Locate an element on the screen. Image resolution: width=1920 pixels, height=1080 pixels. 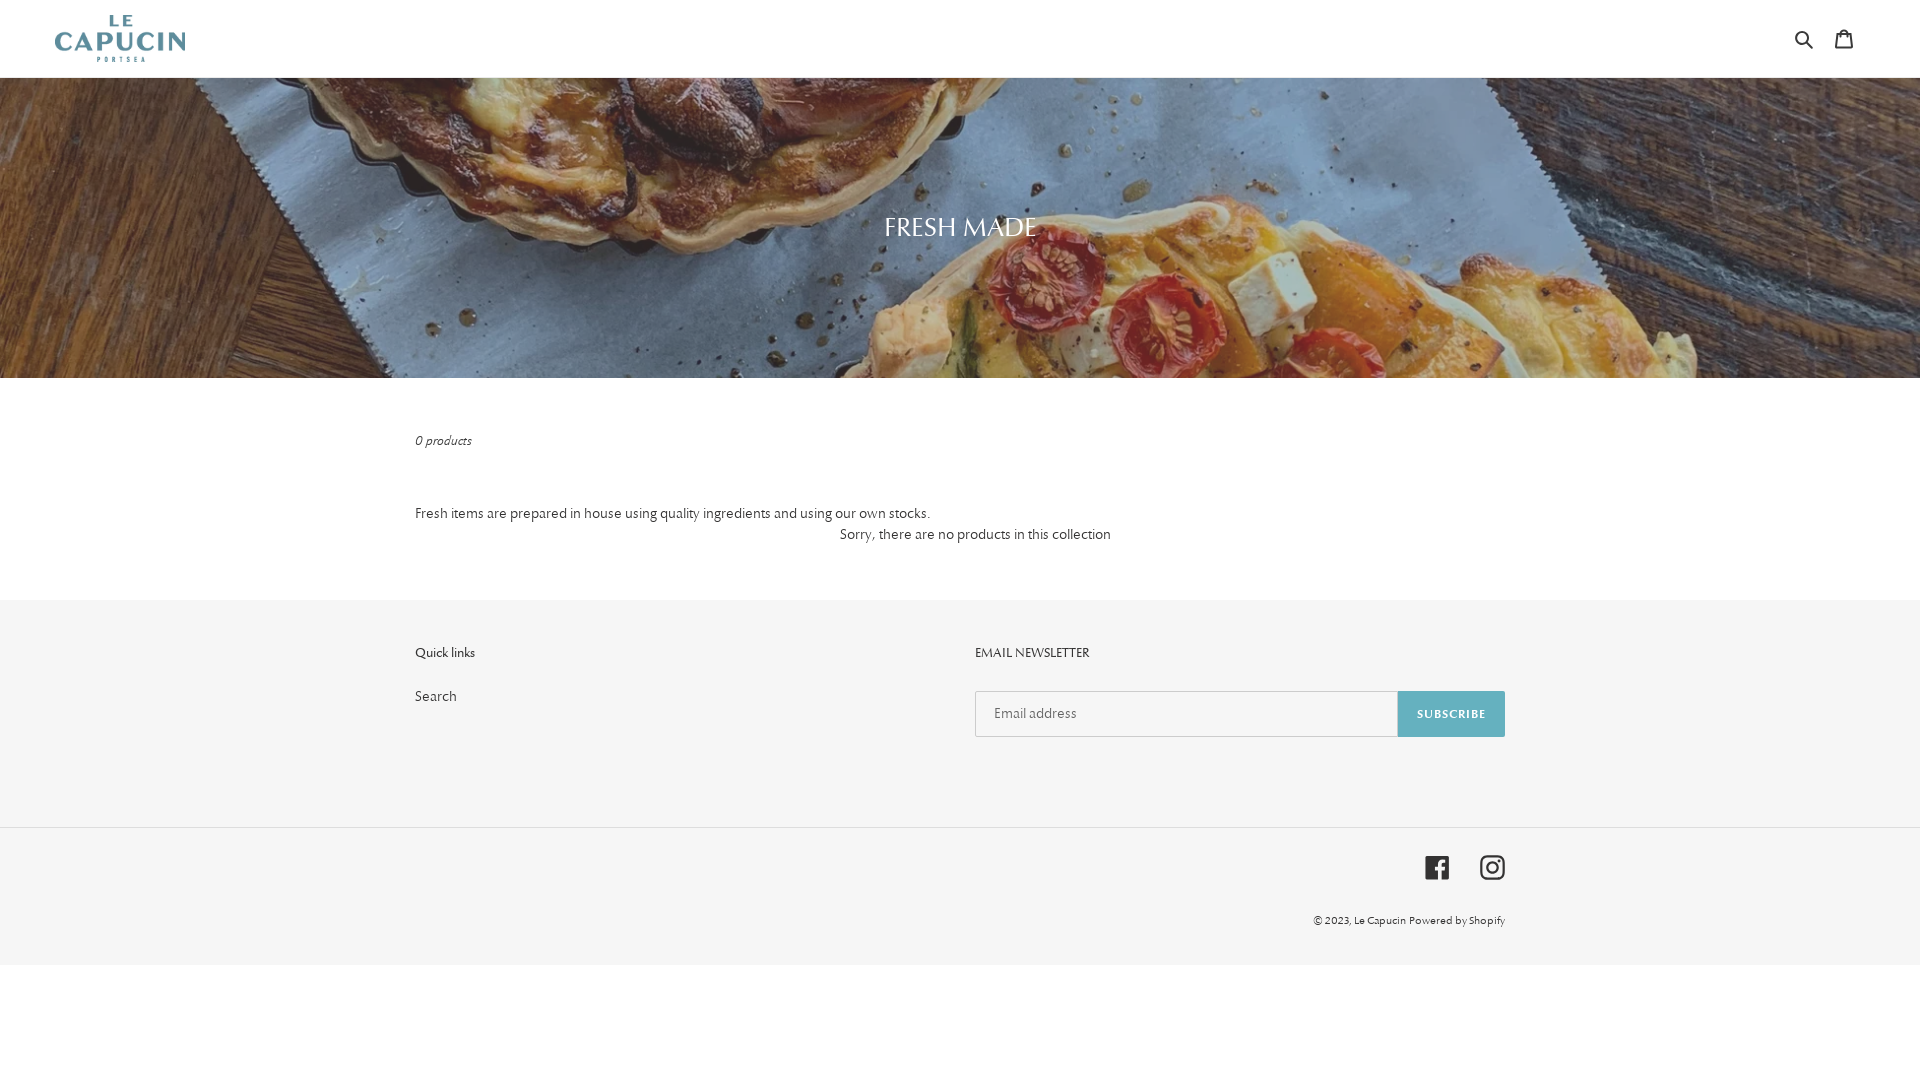
'SUBSCRIBE' is located at coordinates (1451, 712).